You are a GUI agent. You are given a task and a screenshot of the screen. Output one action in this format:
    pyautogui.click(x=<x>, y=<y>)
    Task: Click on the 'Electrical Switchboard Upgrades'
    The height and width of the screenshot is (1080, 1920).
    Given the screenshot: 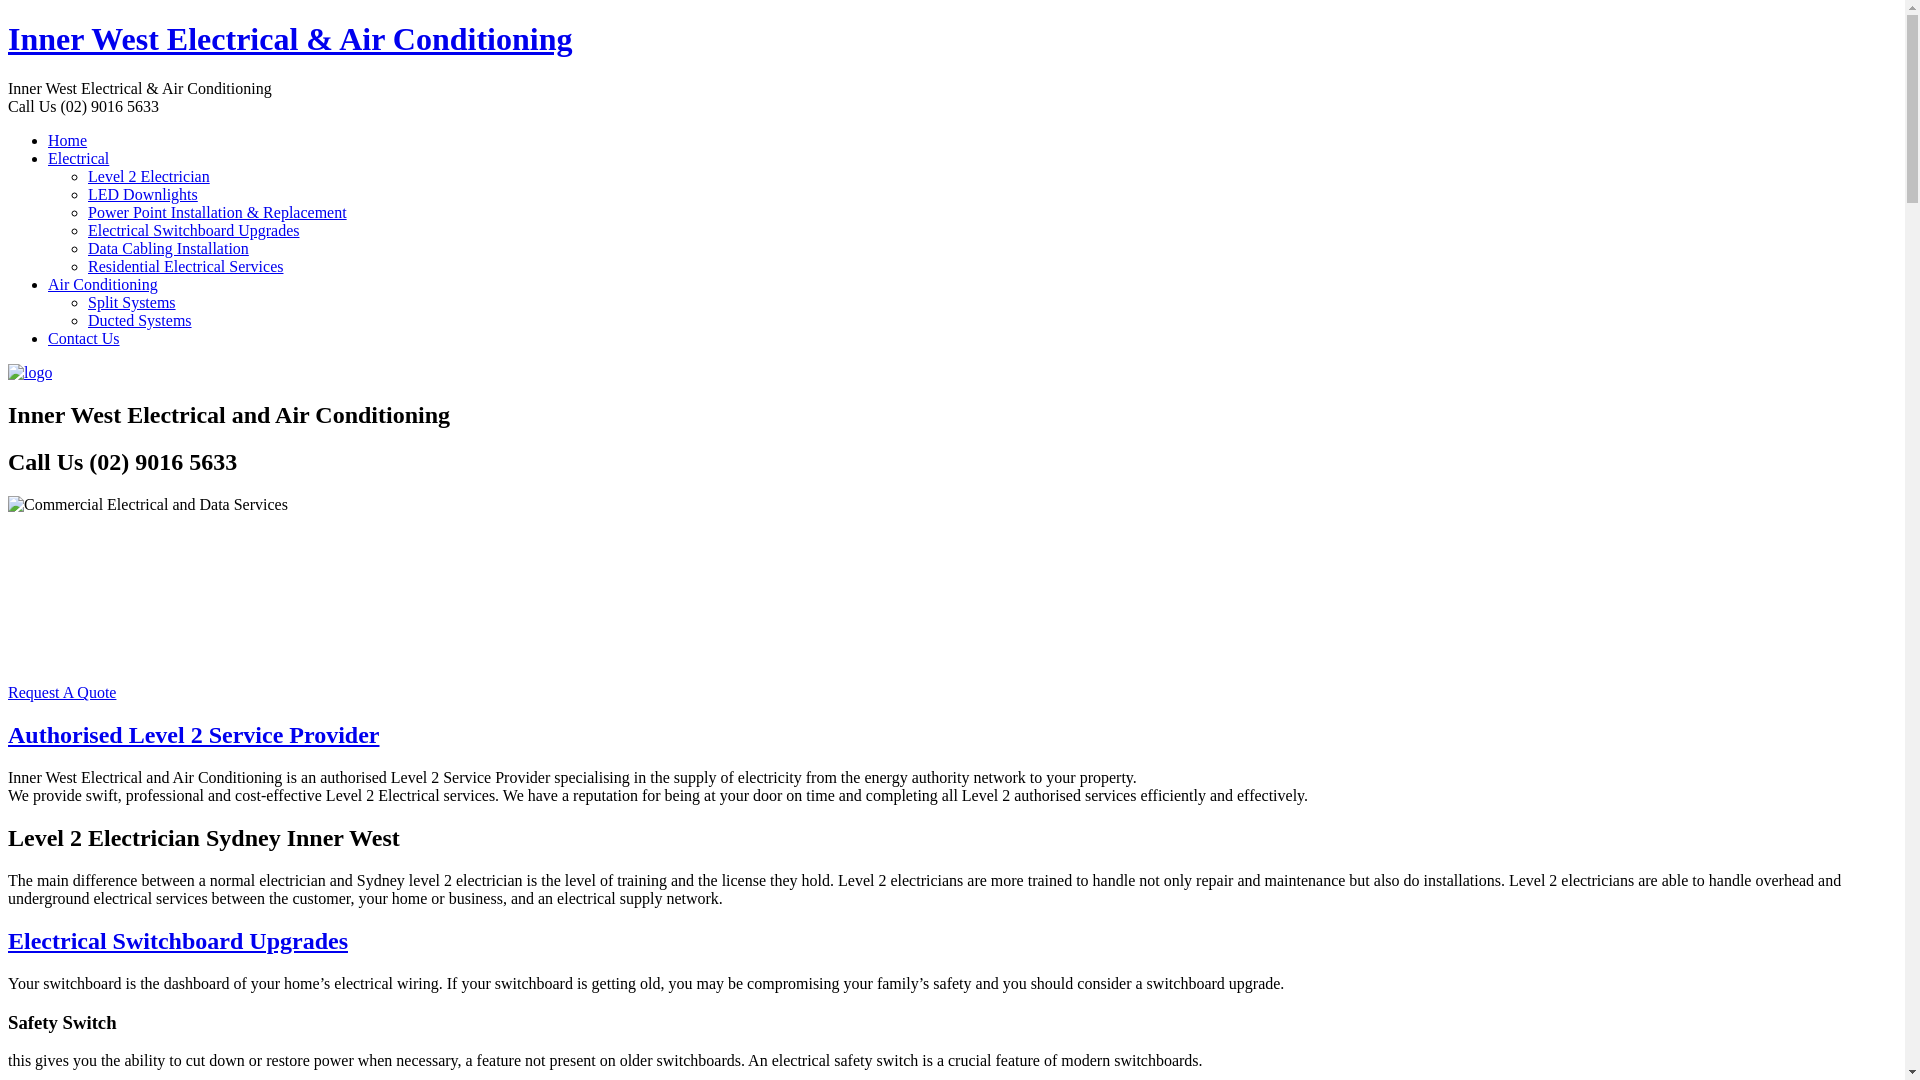 What is the action you would take?
    pyautogui.click(x=193, y=229)
    